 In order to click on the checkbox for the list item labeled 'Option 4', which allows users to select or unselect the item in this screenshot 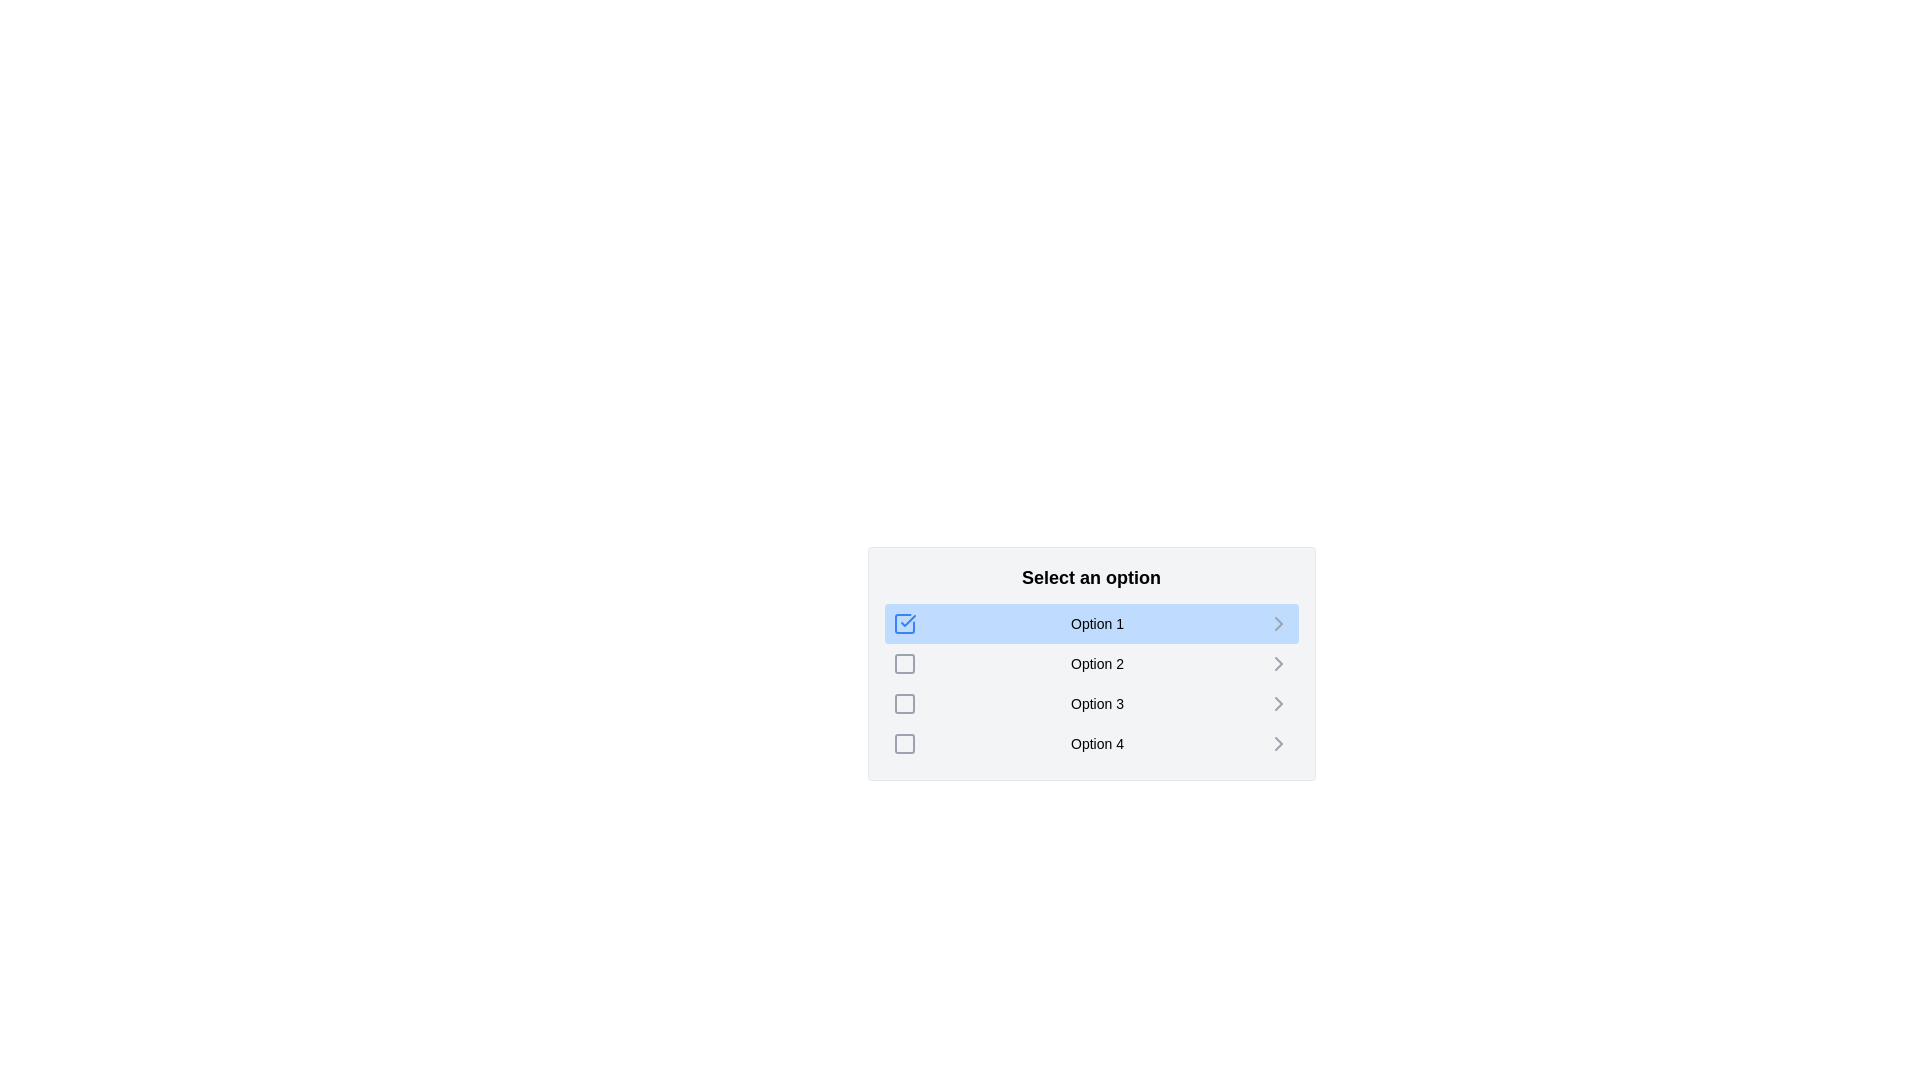, I will do `click(903, 744)`.